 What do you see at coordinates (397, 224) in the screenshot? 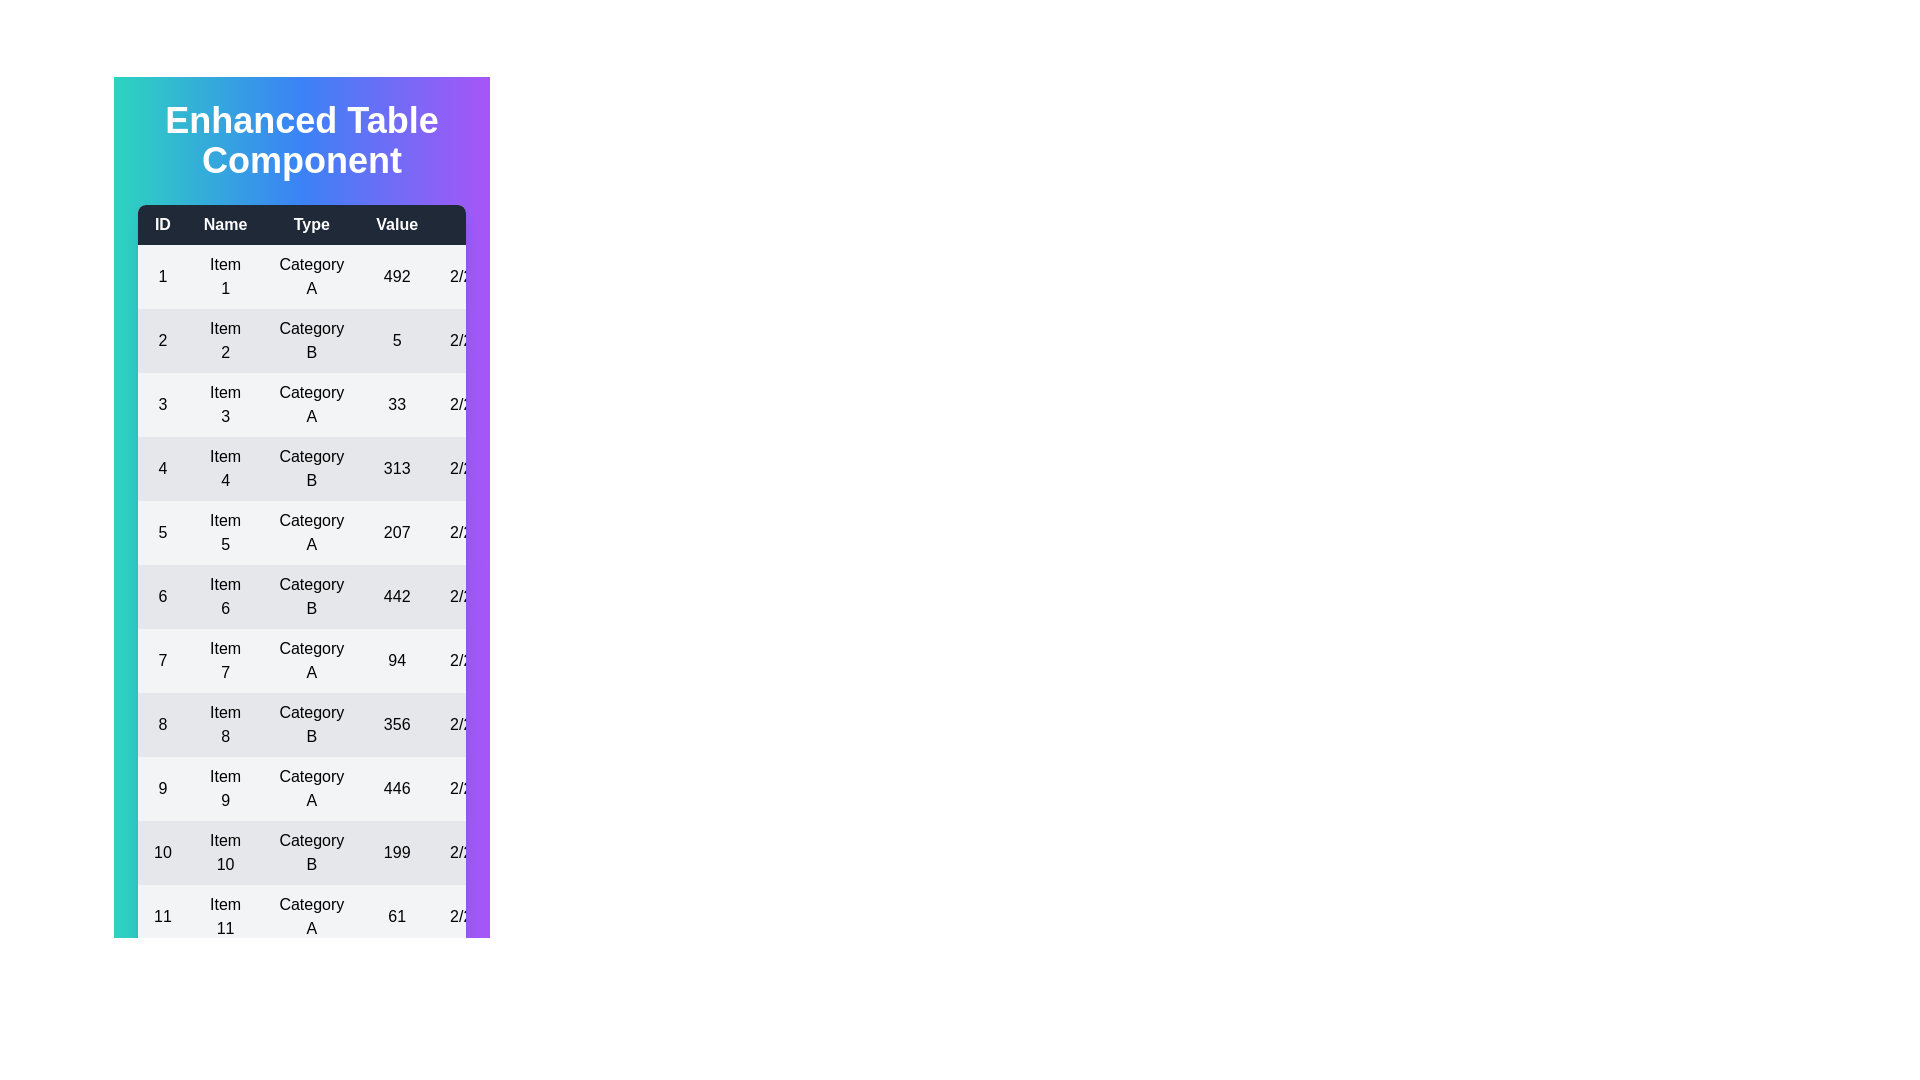
I see `the header of the column to sort by Value` at bounding box center [397, 224].